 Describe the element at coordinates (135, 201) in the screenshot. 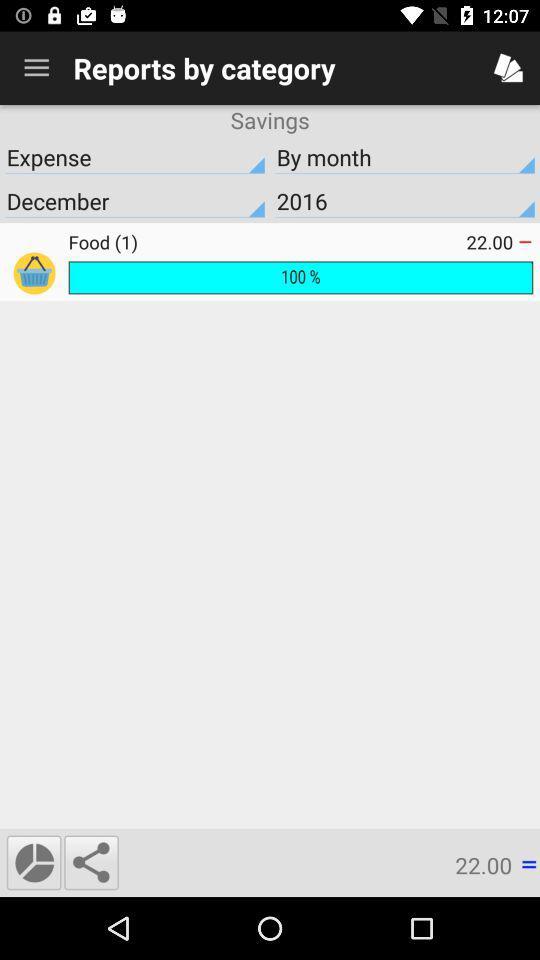

I see `icon next to the by month item` at that location.